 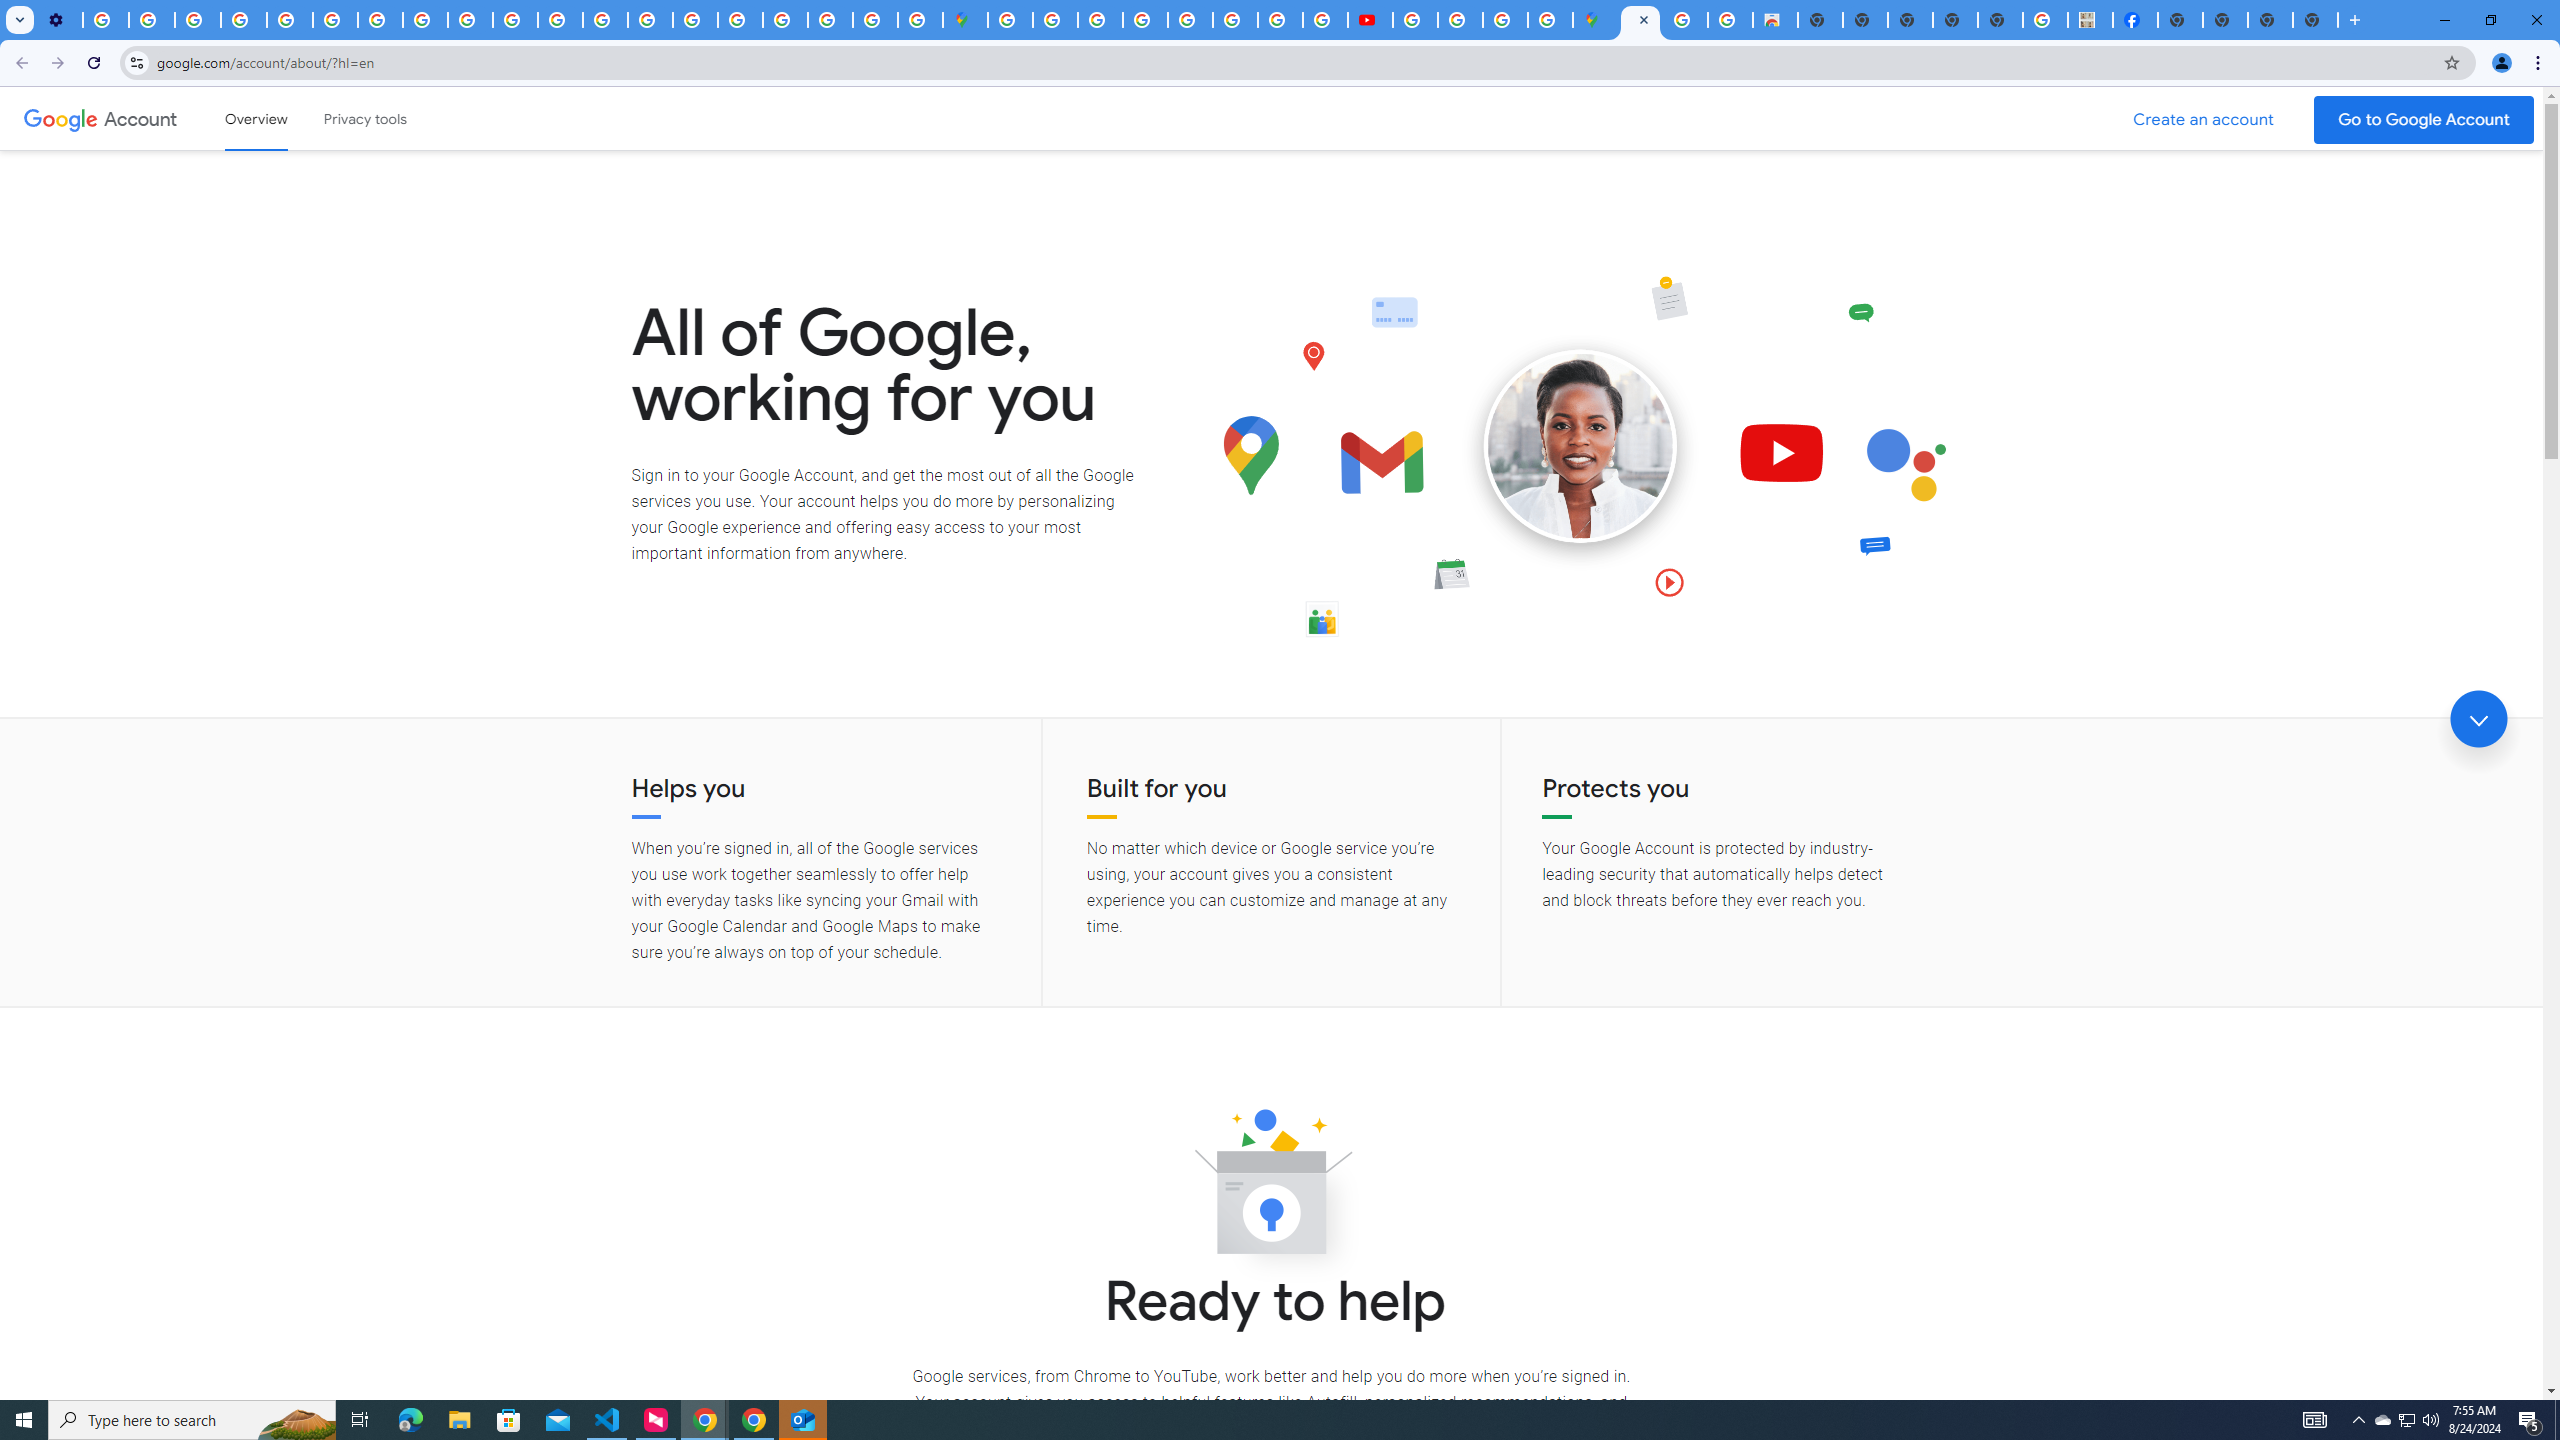 I want to click on 'Go to your Google Account', so click(x=2424, y=119).